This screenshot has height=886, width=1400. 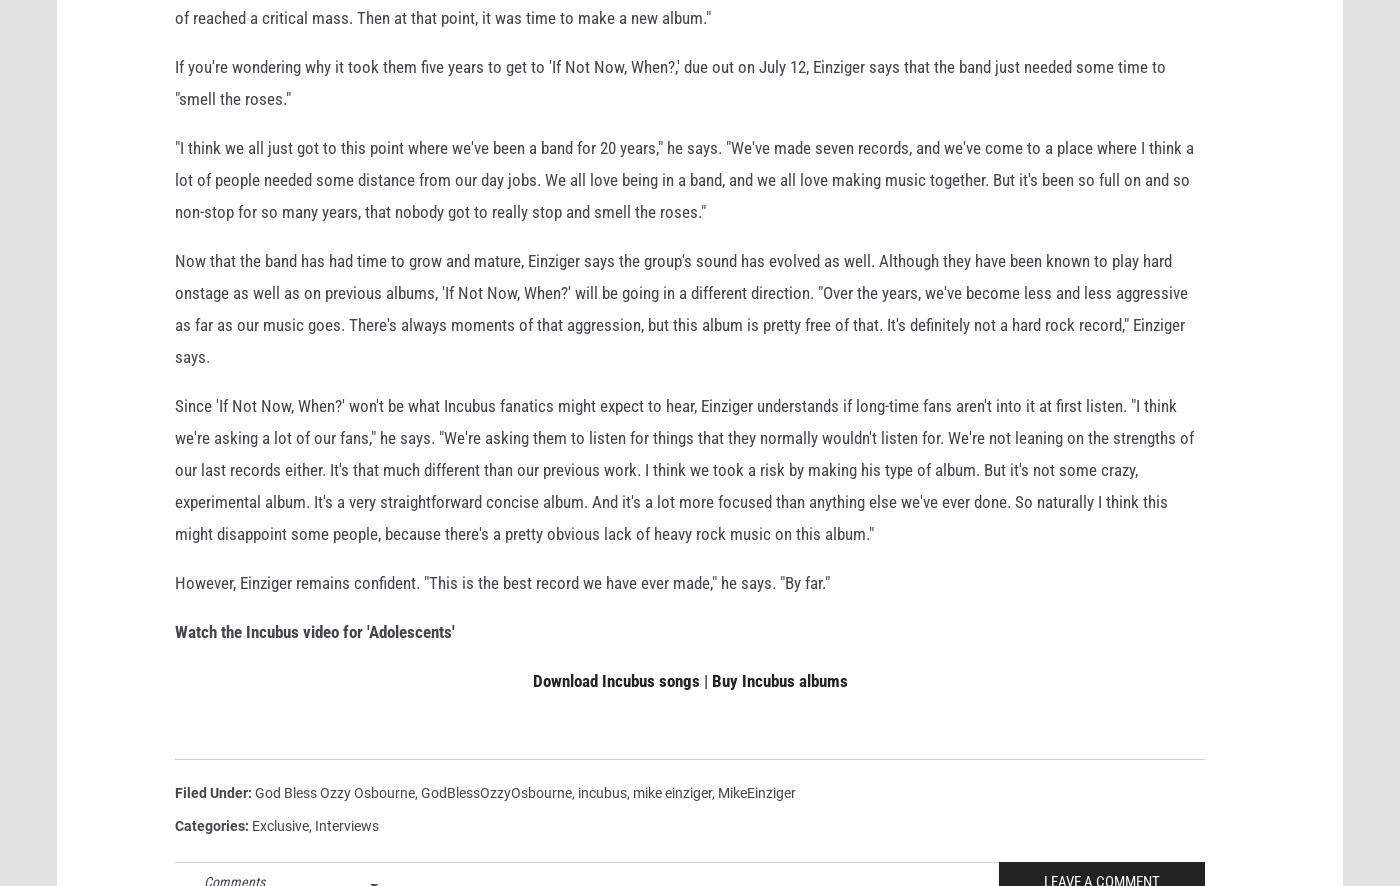 What do you see at coordinates (315, 663) in the screenshot?
I see `'Watch the Incubus video for 'Adolescents''` at bounding box center [315, 663].